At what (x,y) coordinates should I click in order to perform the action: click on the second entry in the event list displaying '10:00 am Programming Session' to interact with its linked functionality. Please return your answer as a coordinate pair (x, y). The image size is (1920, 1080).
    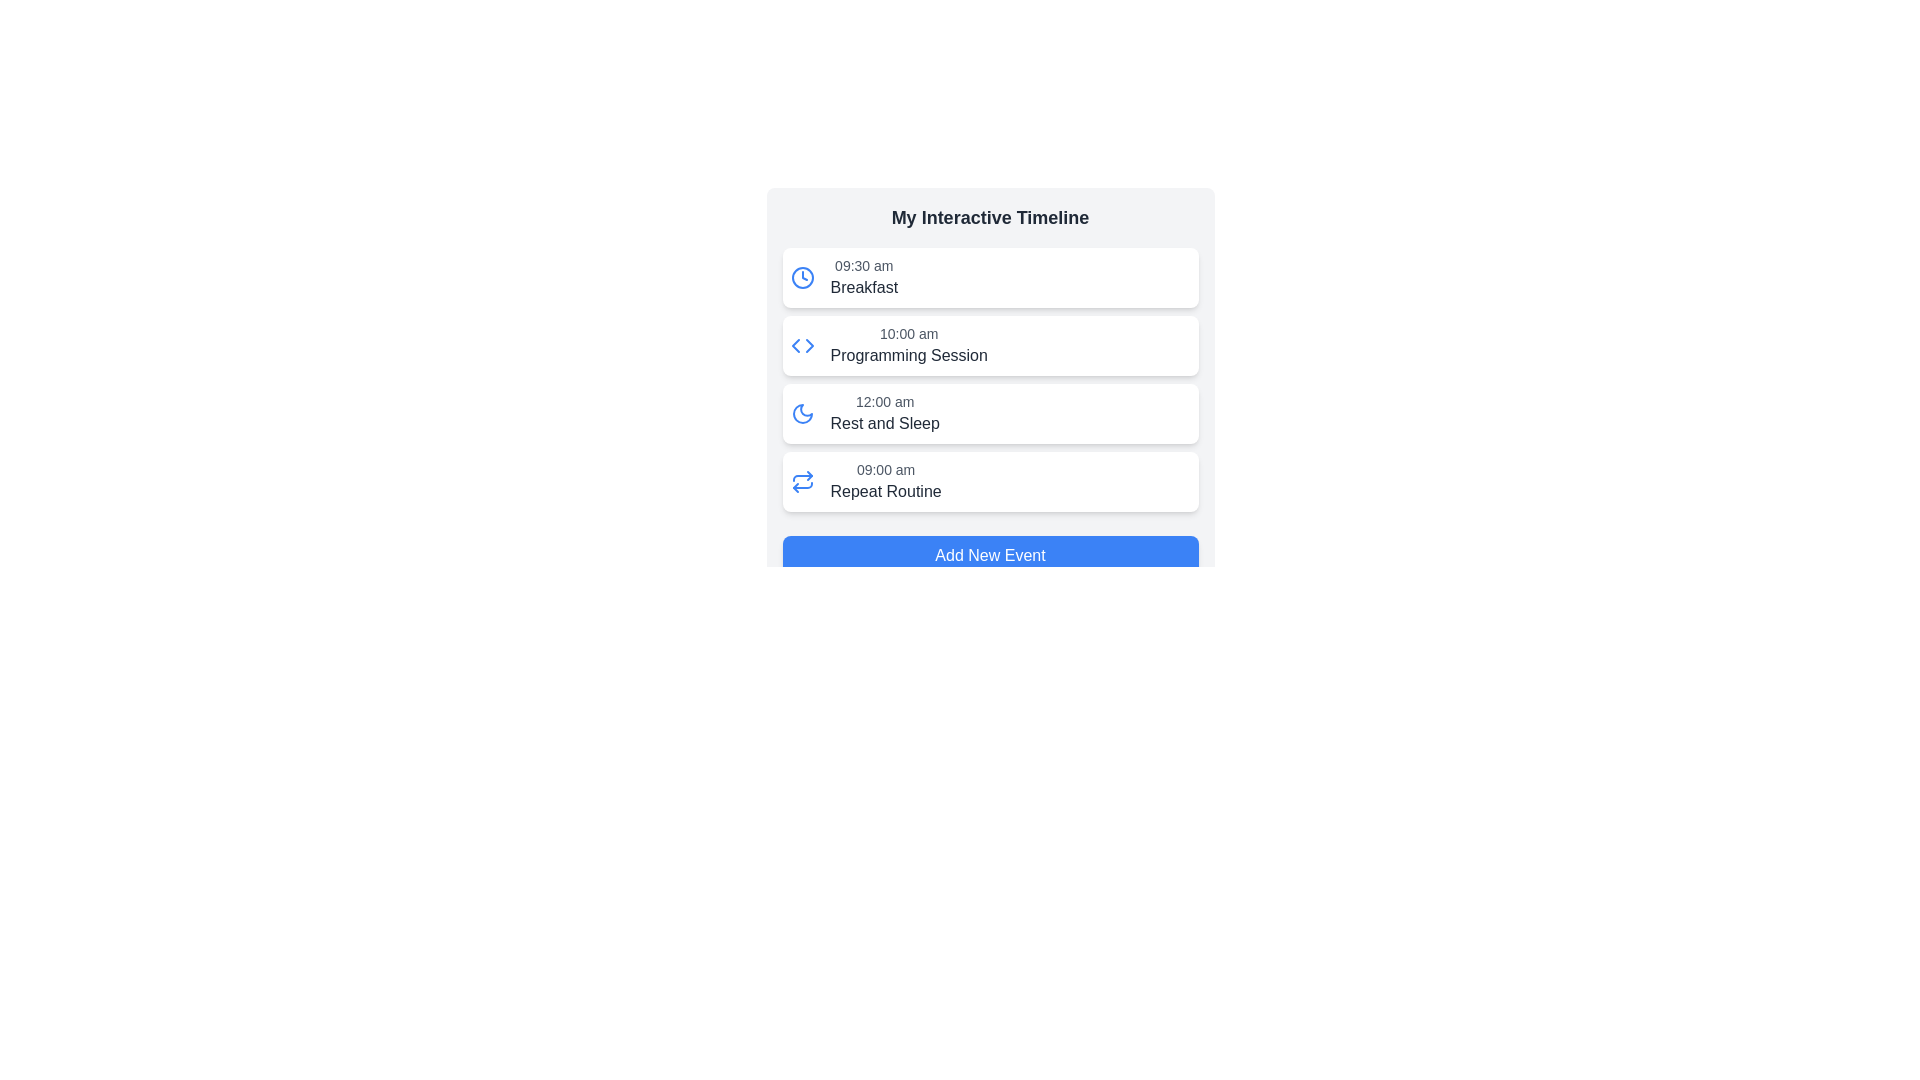
    Looking at the image, I should click on (990, 345).